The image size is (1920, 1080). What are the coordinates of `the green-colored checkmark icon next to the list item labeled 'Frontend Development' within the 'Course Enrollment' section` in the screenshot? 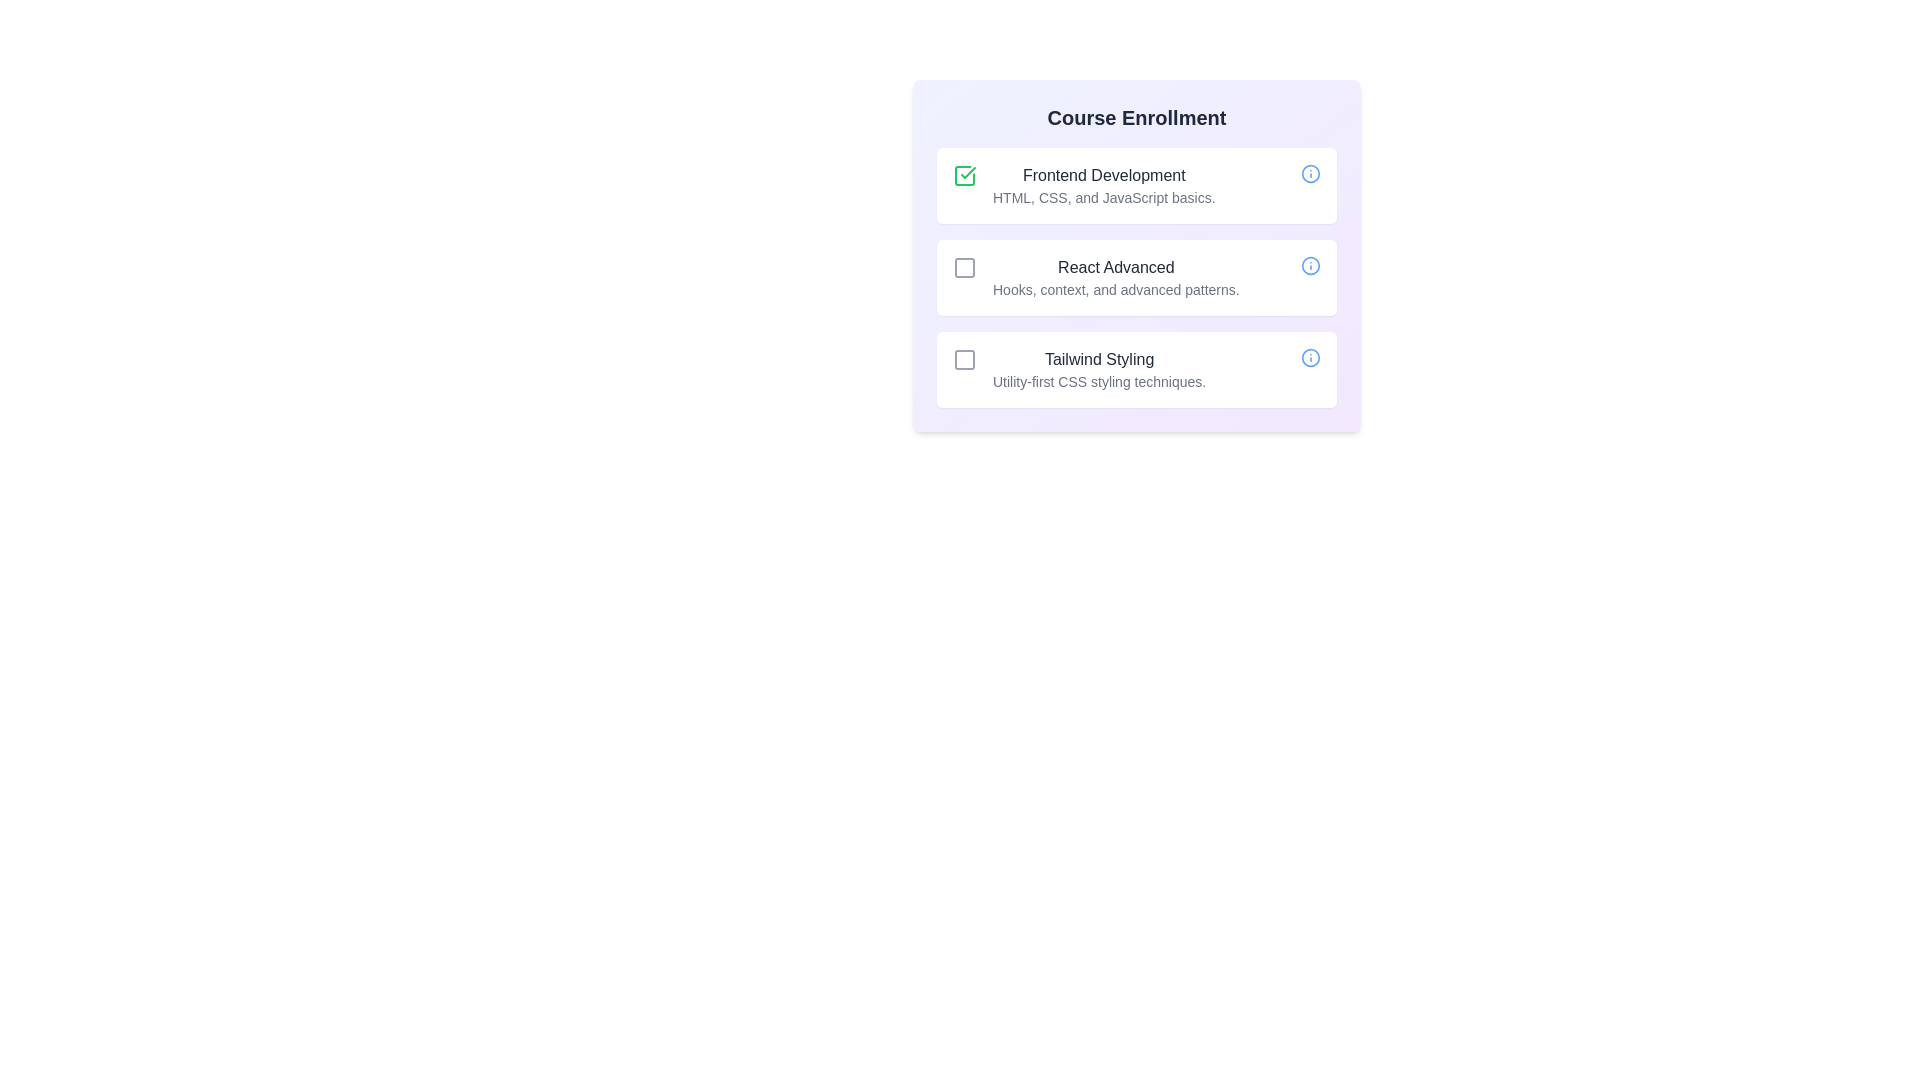 It's located at (968, 172).